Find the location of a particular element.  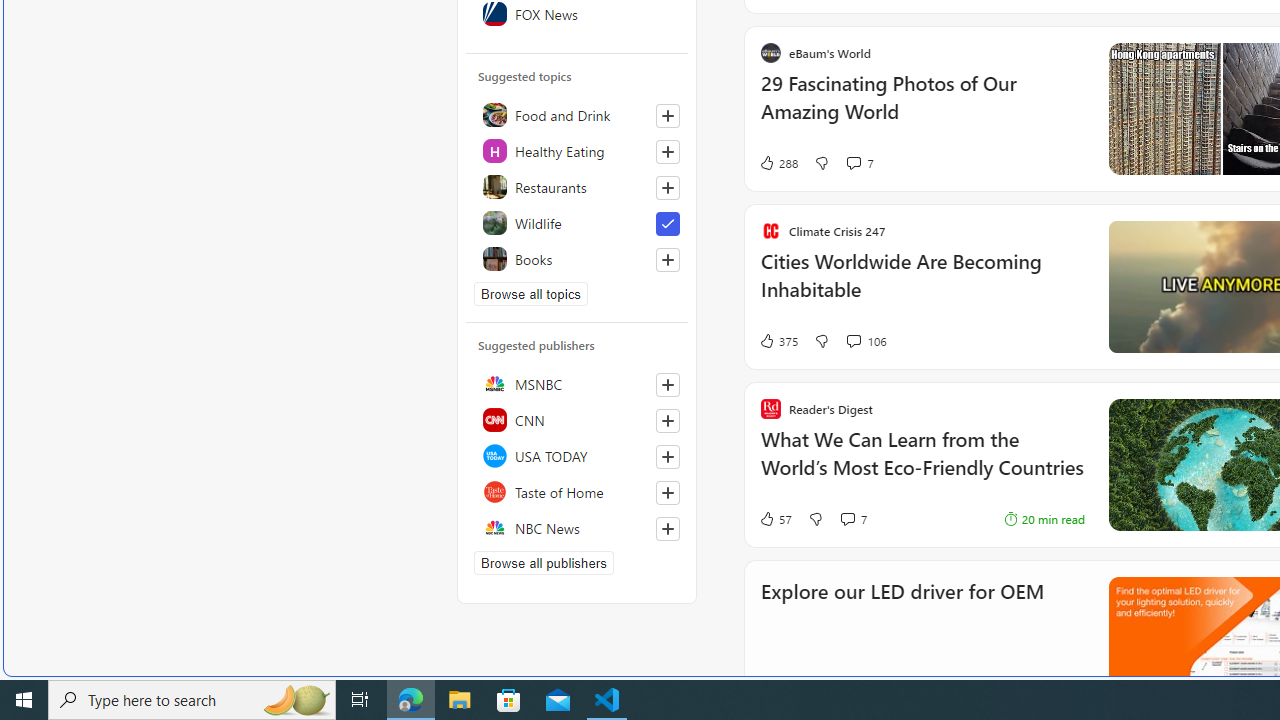

'Food and Drink' is located at coordinates (576, 114).